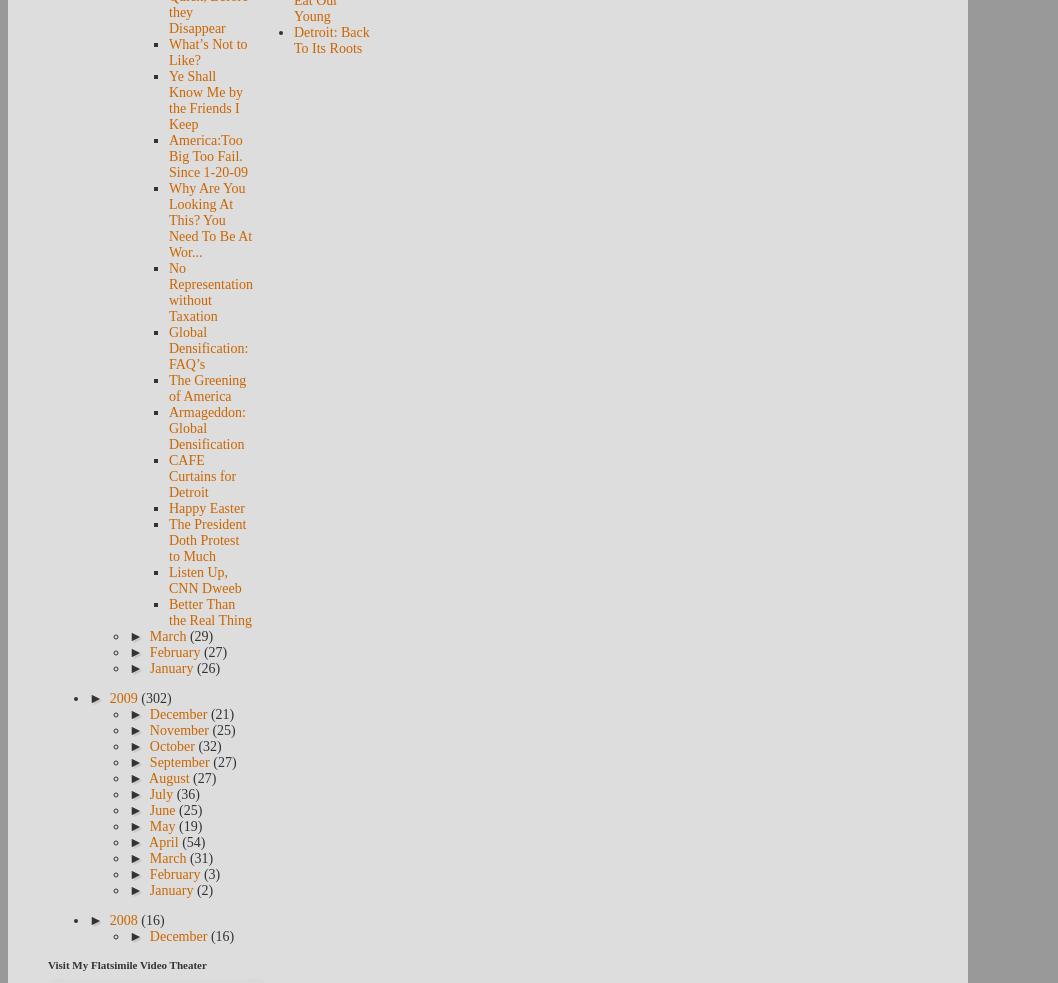  I want to click on 'No Representation without Taxation', so click(210, 292).